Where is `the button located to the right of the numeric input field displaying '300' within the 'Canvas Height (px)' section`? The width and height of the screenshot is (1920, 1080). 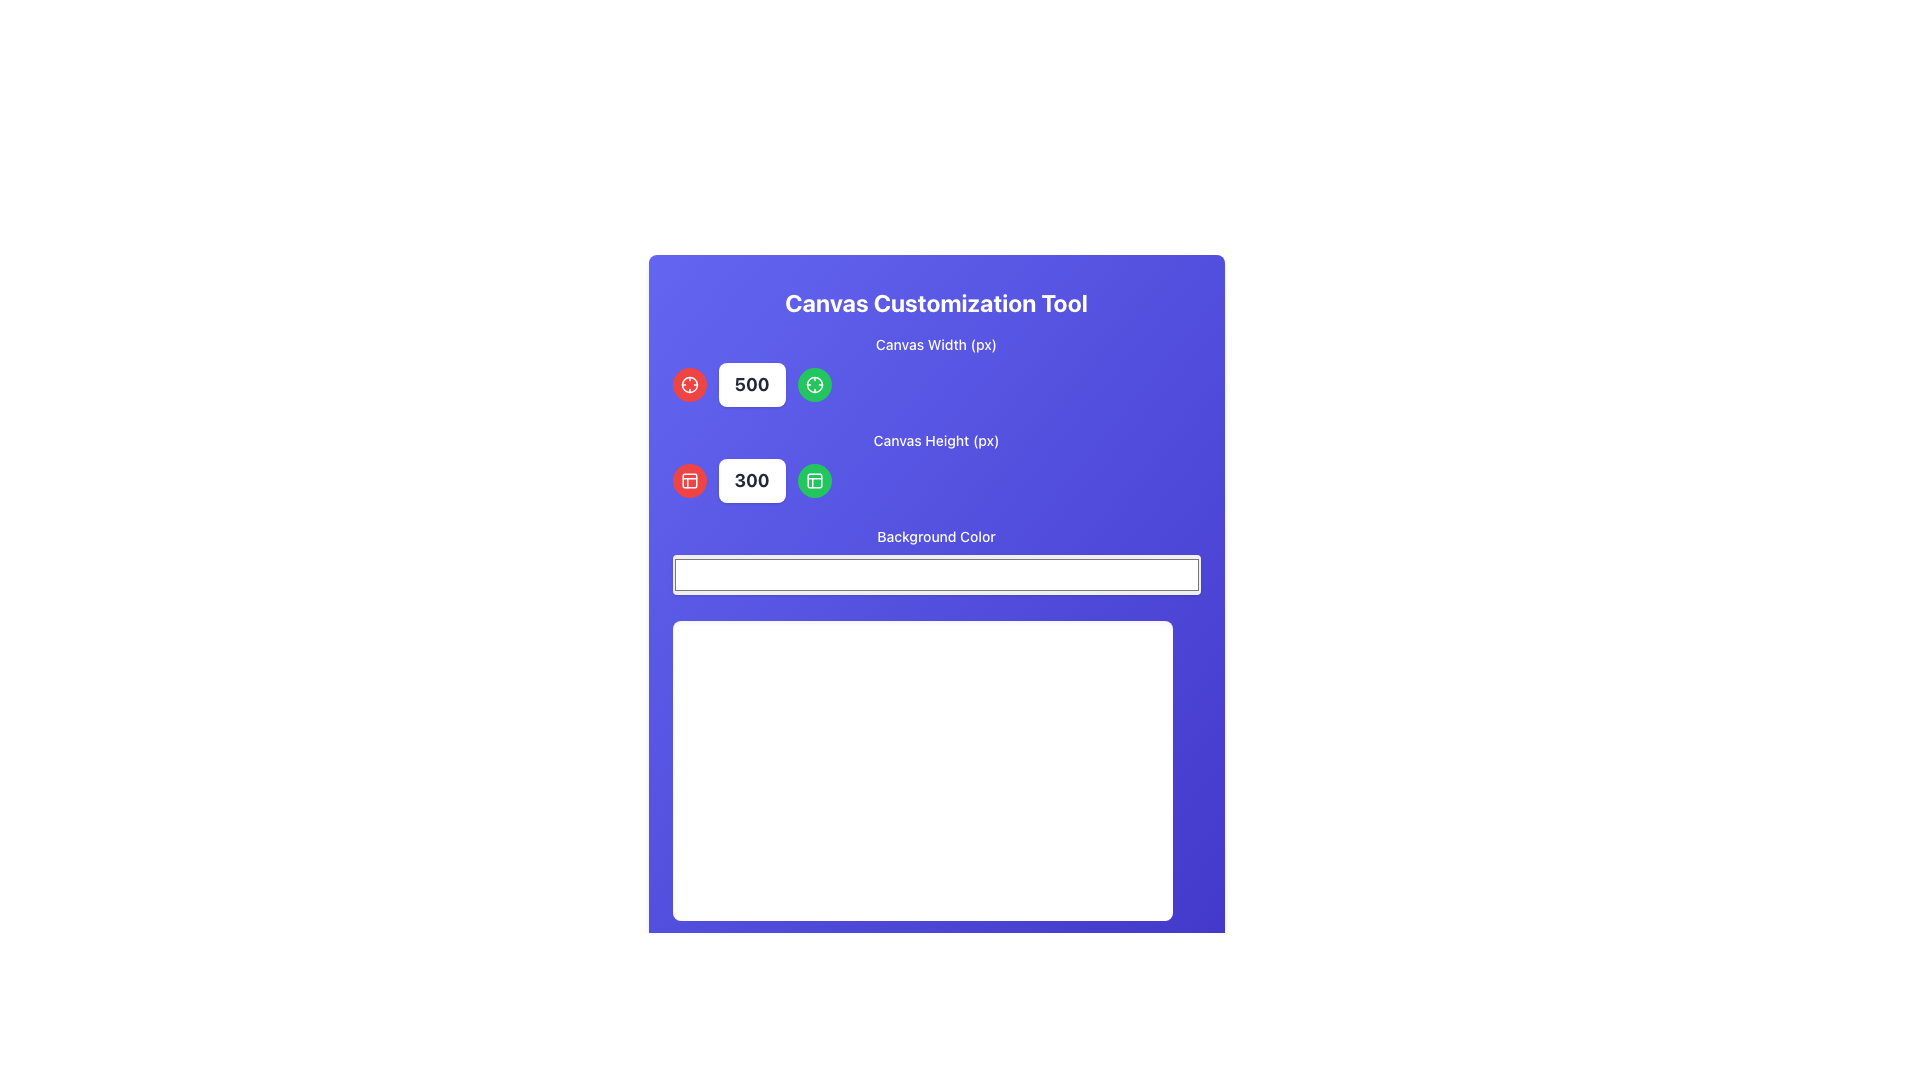
the button located to the right of the numeric input field displaying '300' within the 'Canvas Height (px)' section is located at coordinates (814, 481).